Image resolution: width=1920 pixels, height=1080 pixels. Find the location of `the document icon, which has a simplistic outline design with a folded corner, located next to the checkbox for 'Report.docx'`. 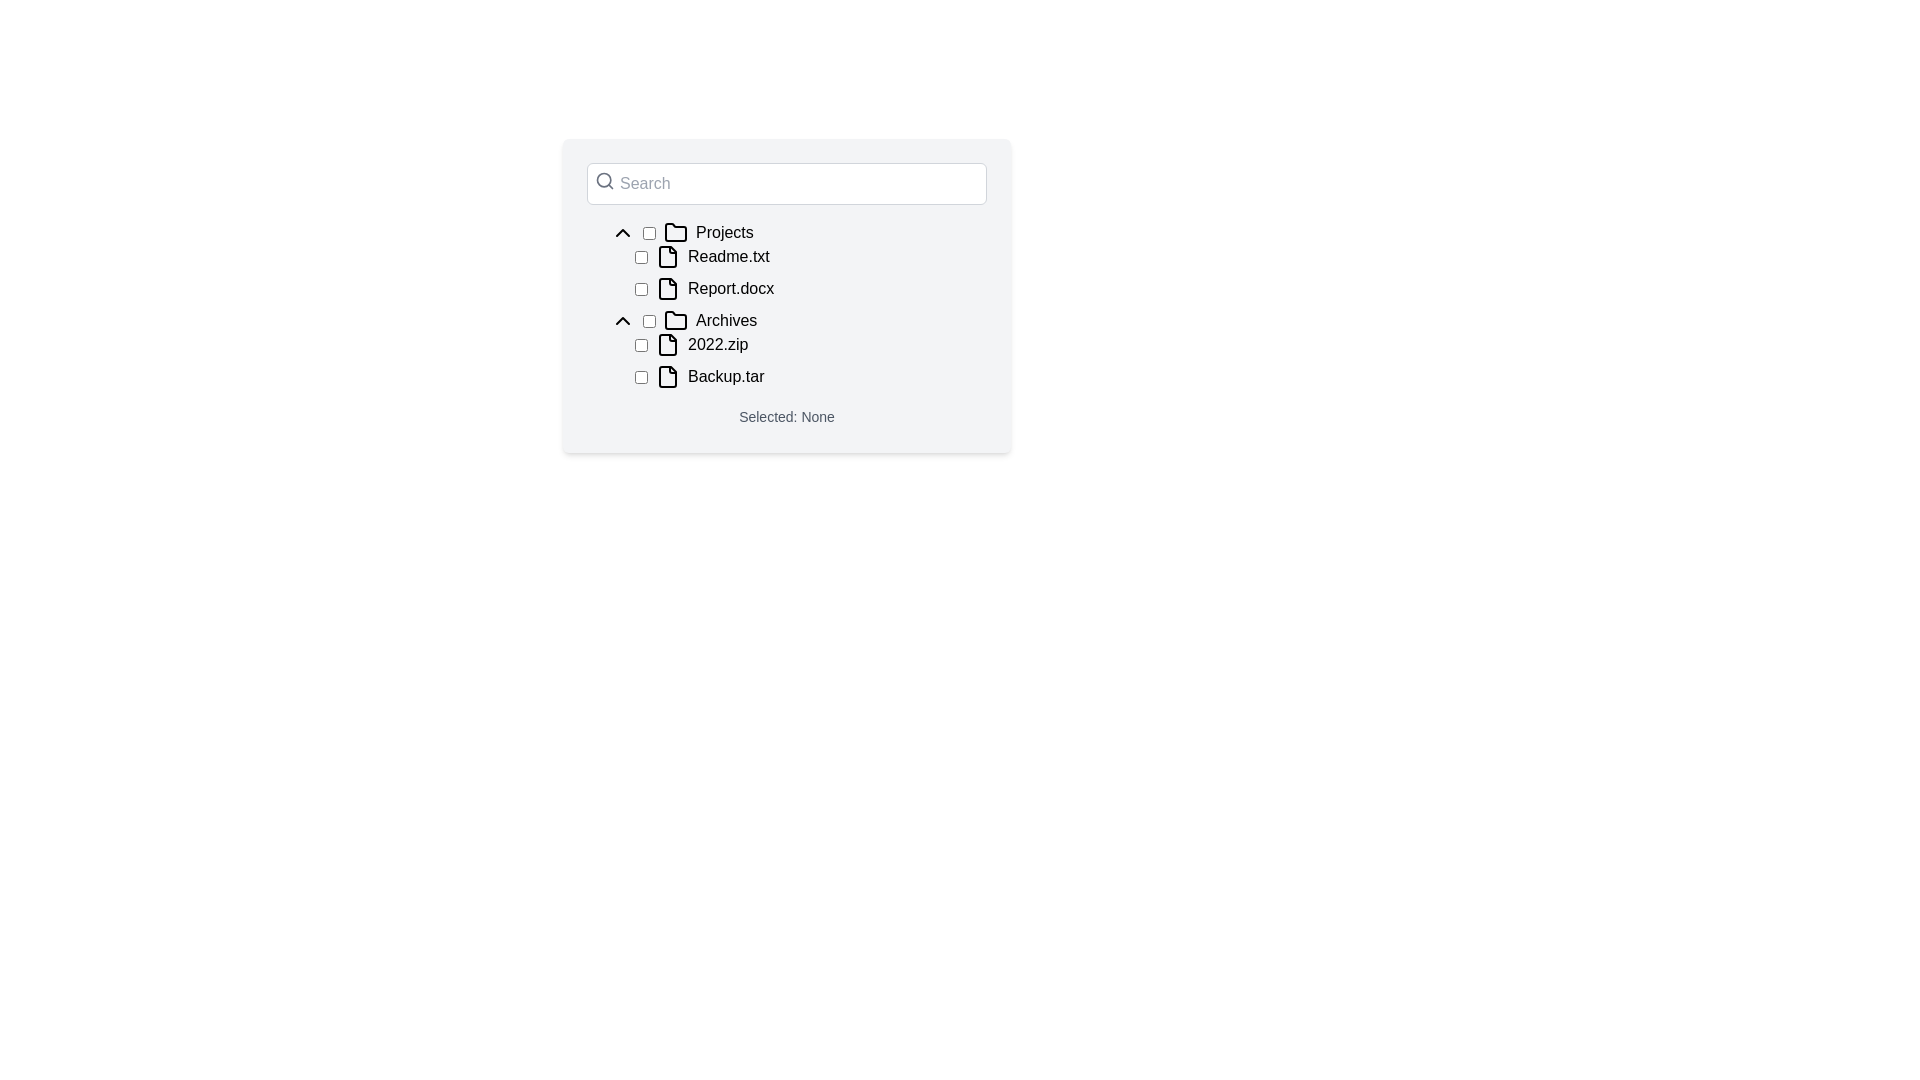

the document icon, which has a simplistic outline design with a folded corner, located next to the checkbox for 'Report.docx' is located at coordinates (667, 289).